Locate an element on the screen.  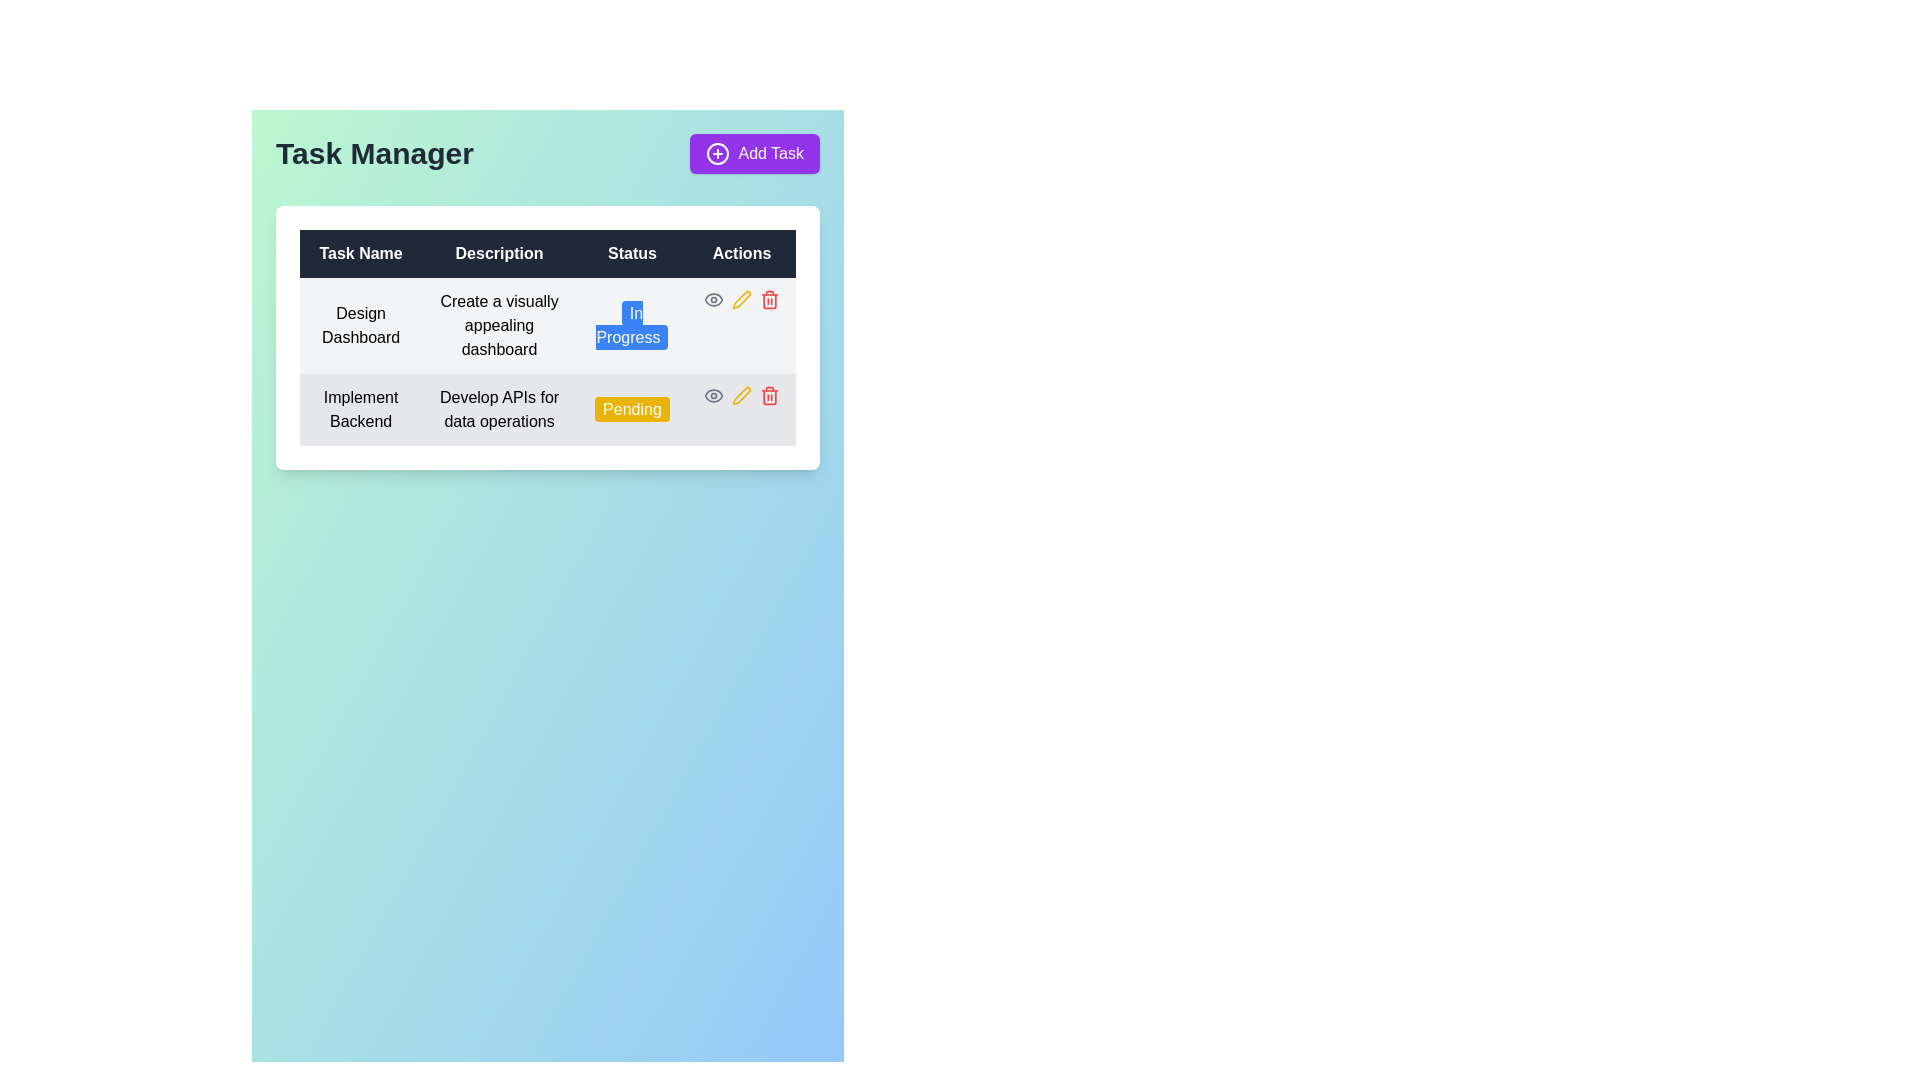
the 'Task Name' label, which is a white text label against a dark background, styled with padding and located in the upper-left section of the table header is located at coordinates (361, 253).